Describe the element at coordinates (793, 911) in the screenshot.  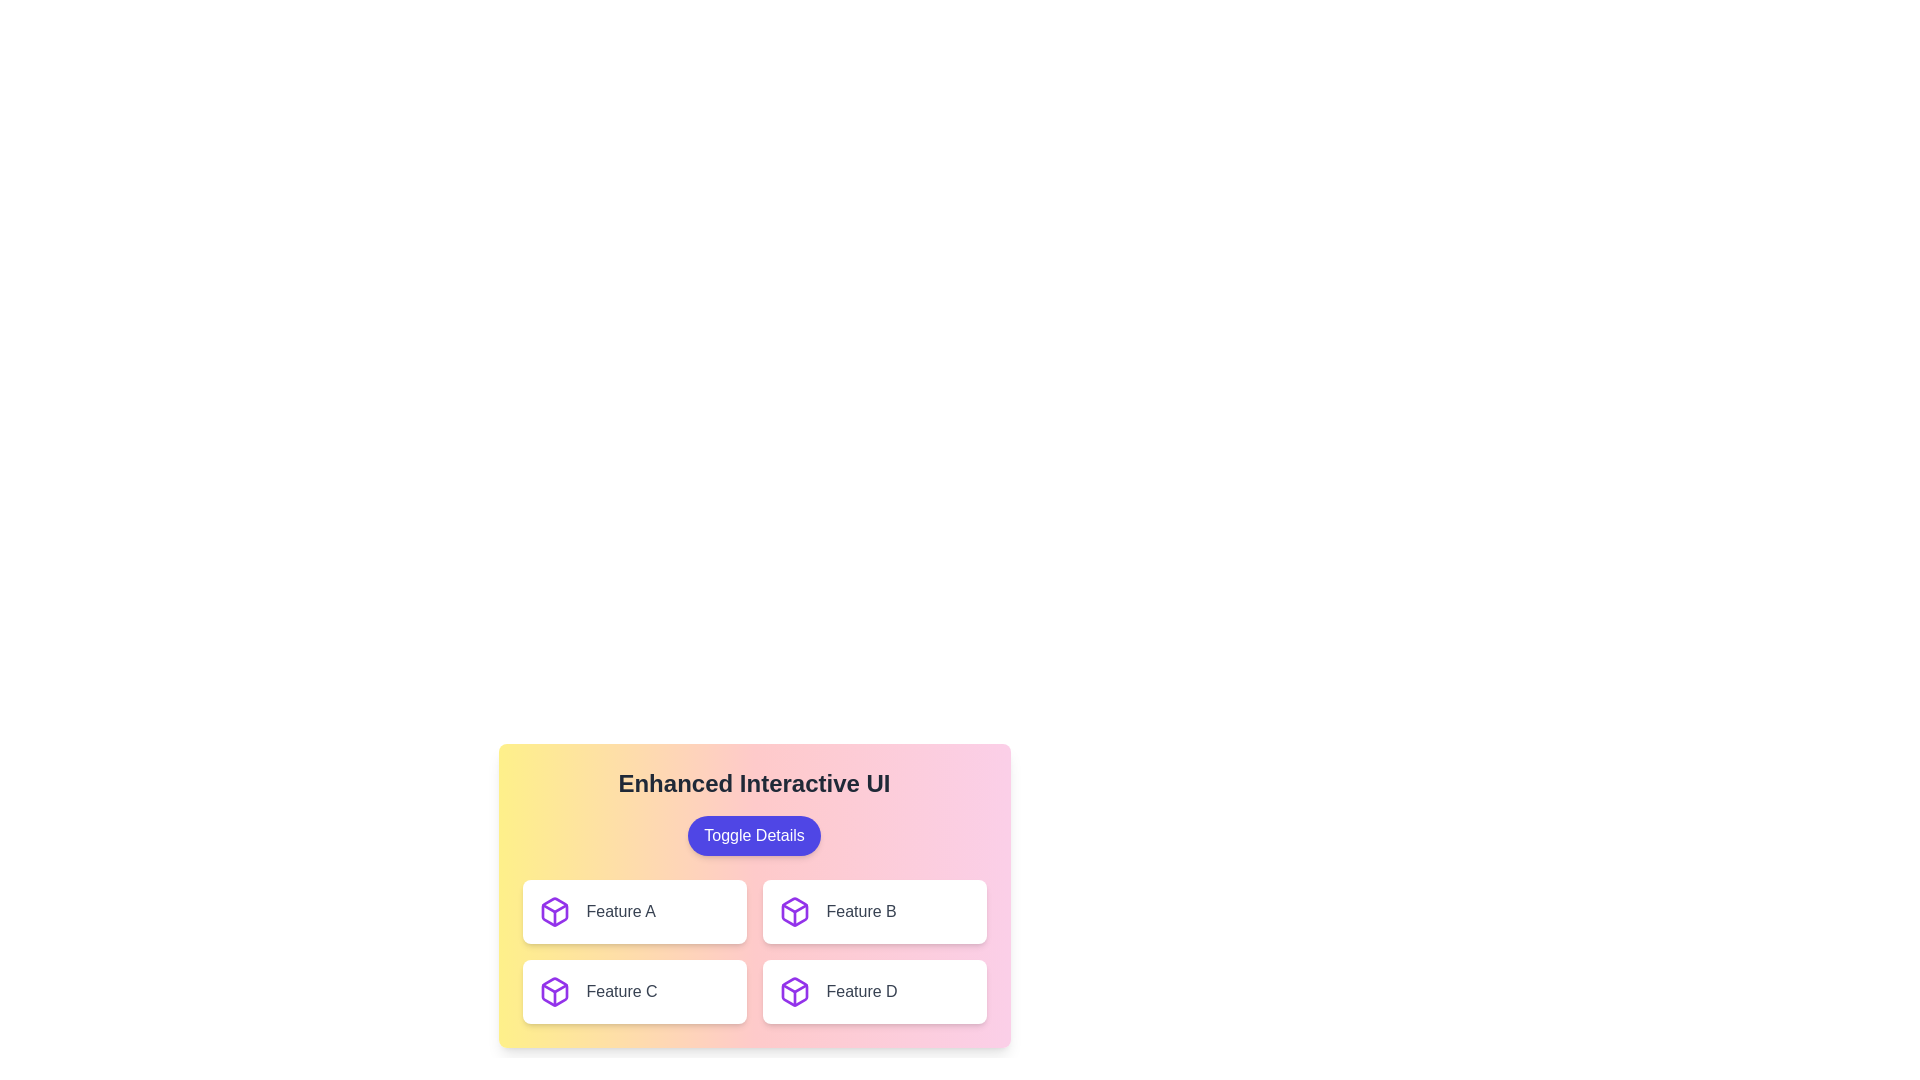
I see `the purple-colored cube-shaped icon in the top-right card of the 2x2 grid layout, associated with the text label 'Feature B'` at that location.